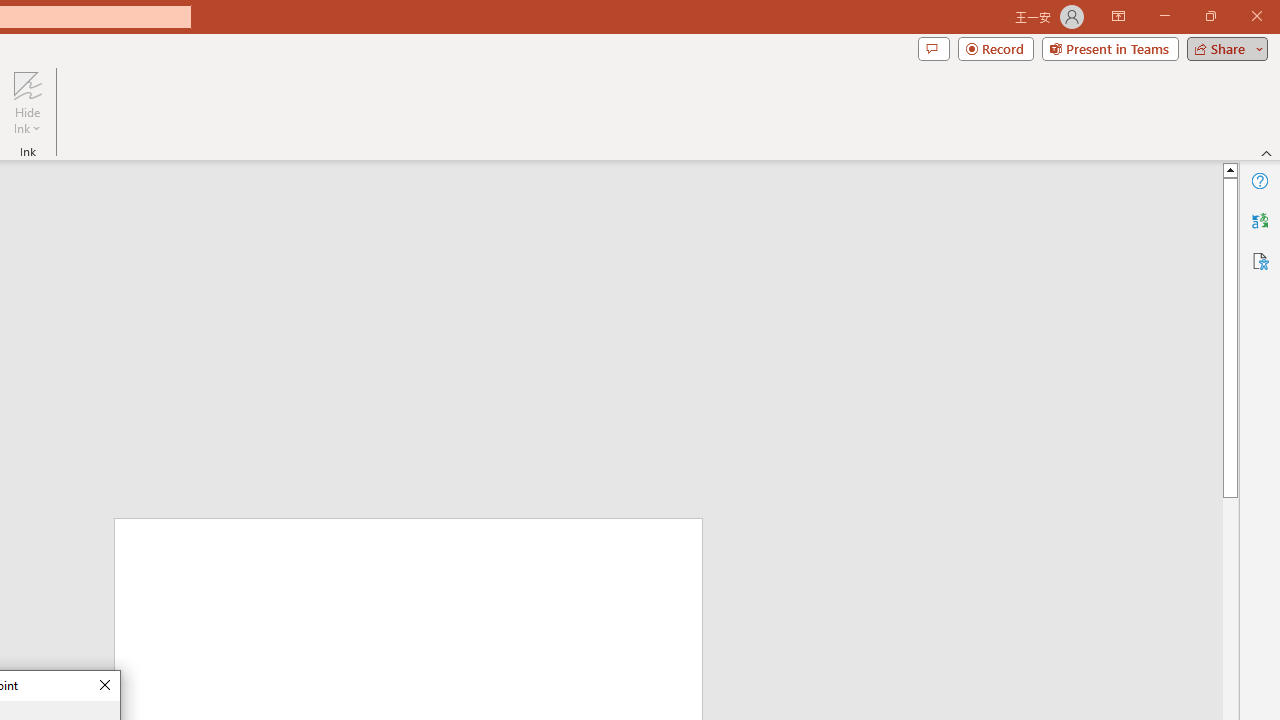 Image resolution: width=1280 pixels, height=720 pixels. I want to click on 'Hide Ink', so click(27, 103).